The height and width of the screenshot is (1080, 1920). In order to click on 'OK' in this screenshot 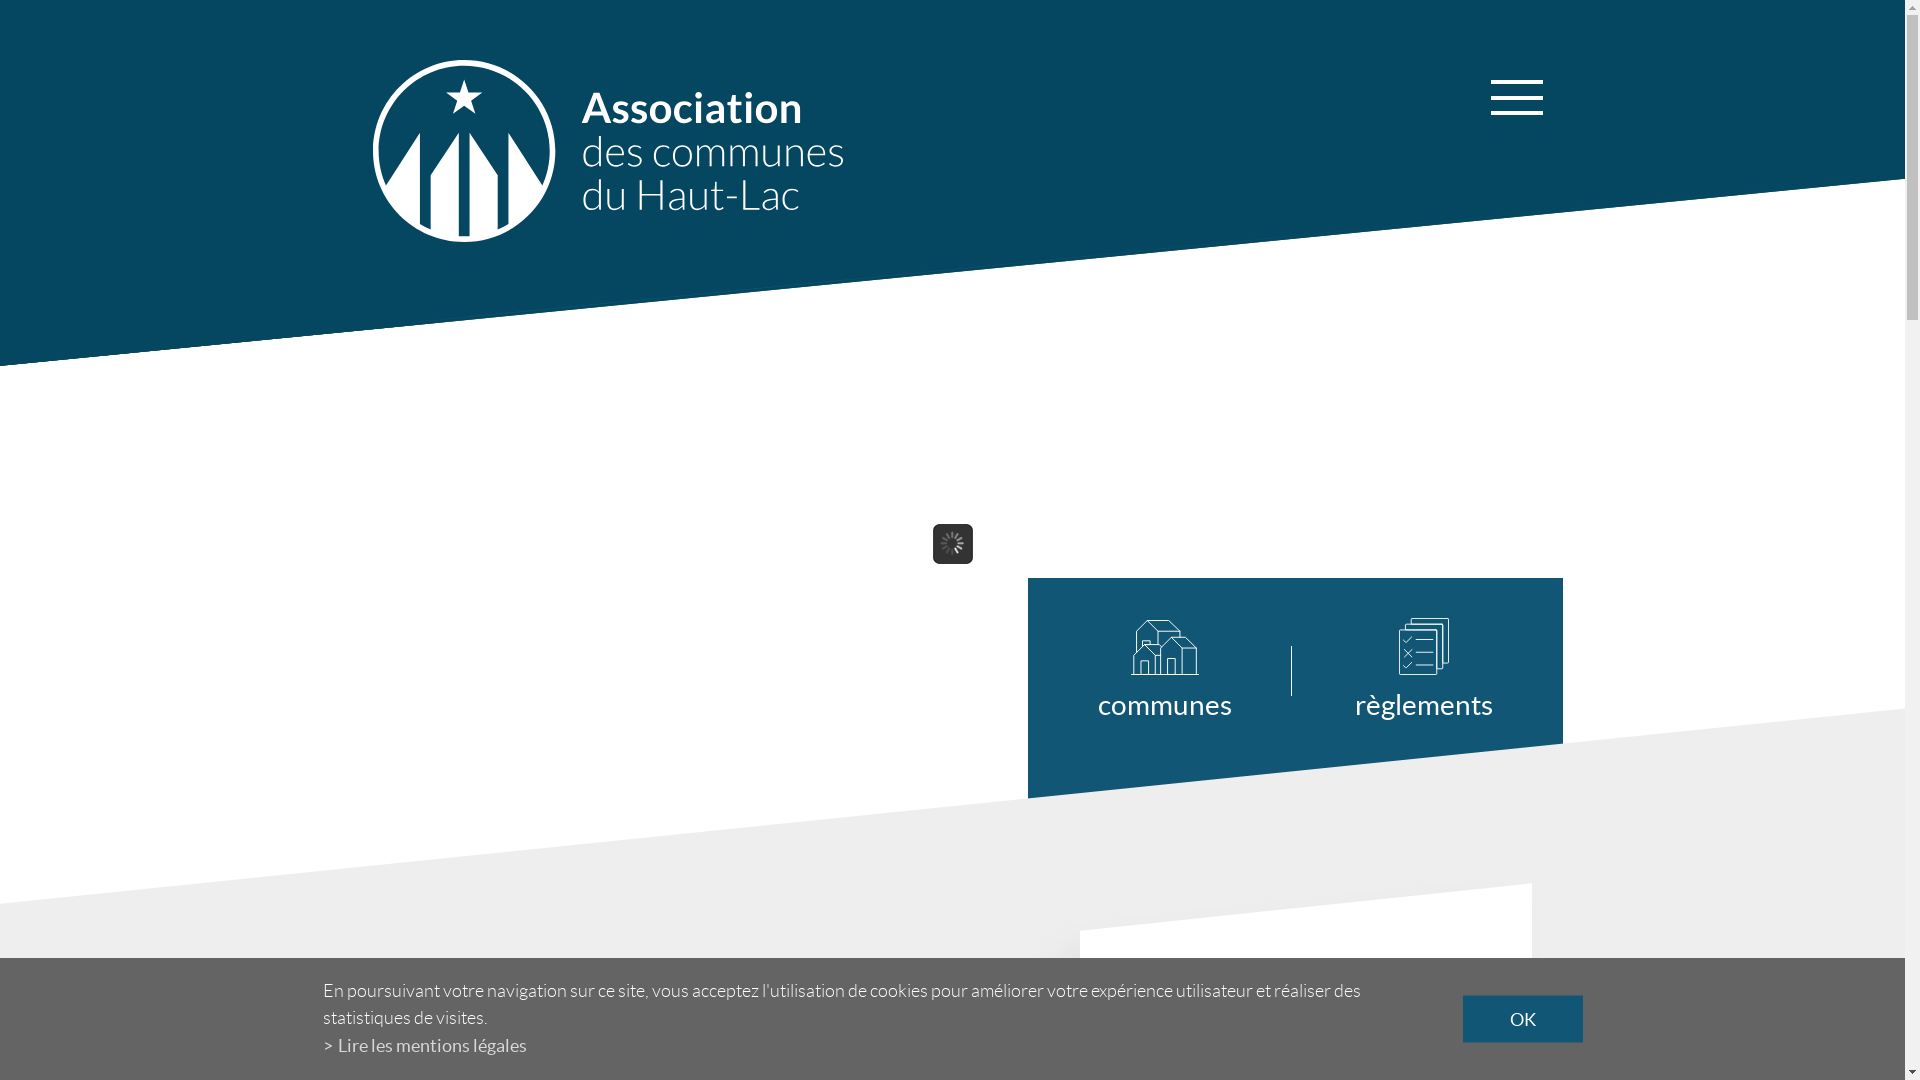, I will do `click(1520, 1019)`.